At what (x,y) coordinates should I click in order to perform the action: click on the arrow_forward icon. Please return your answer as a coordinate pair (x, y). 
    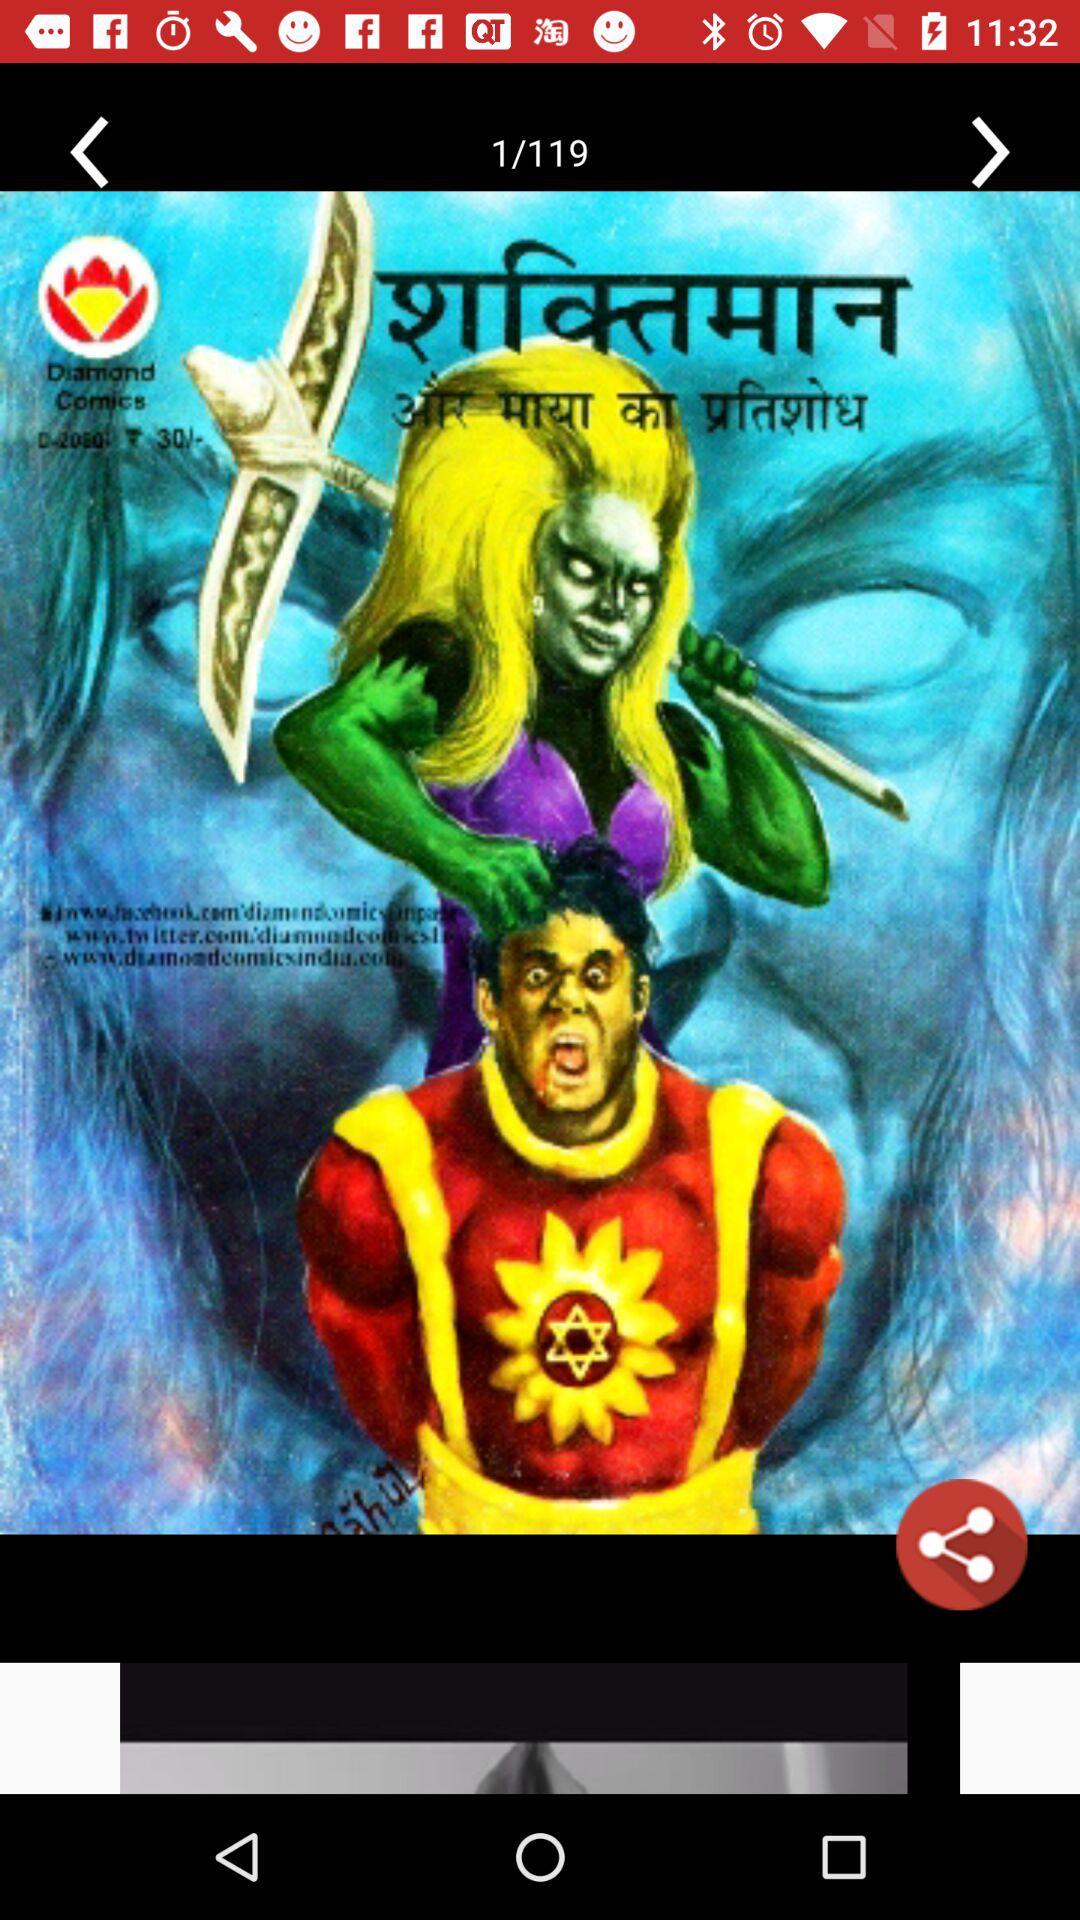
    Looking at the image, I should click on (990, 151).